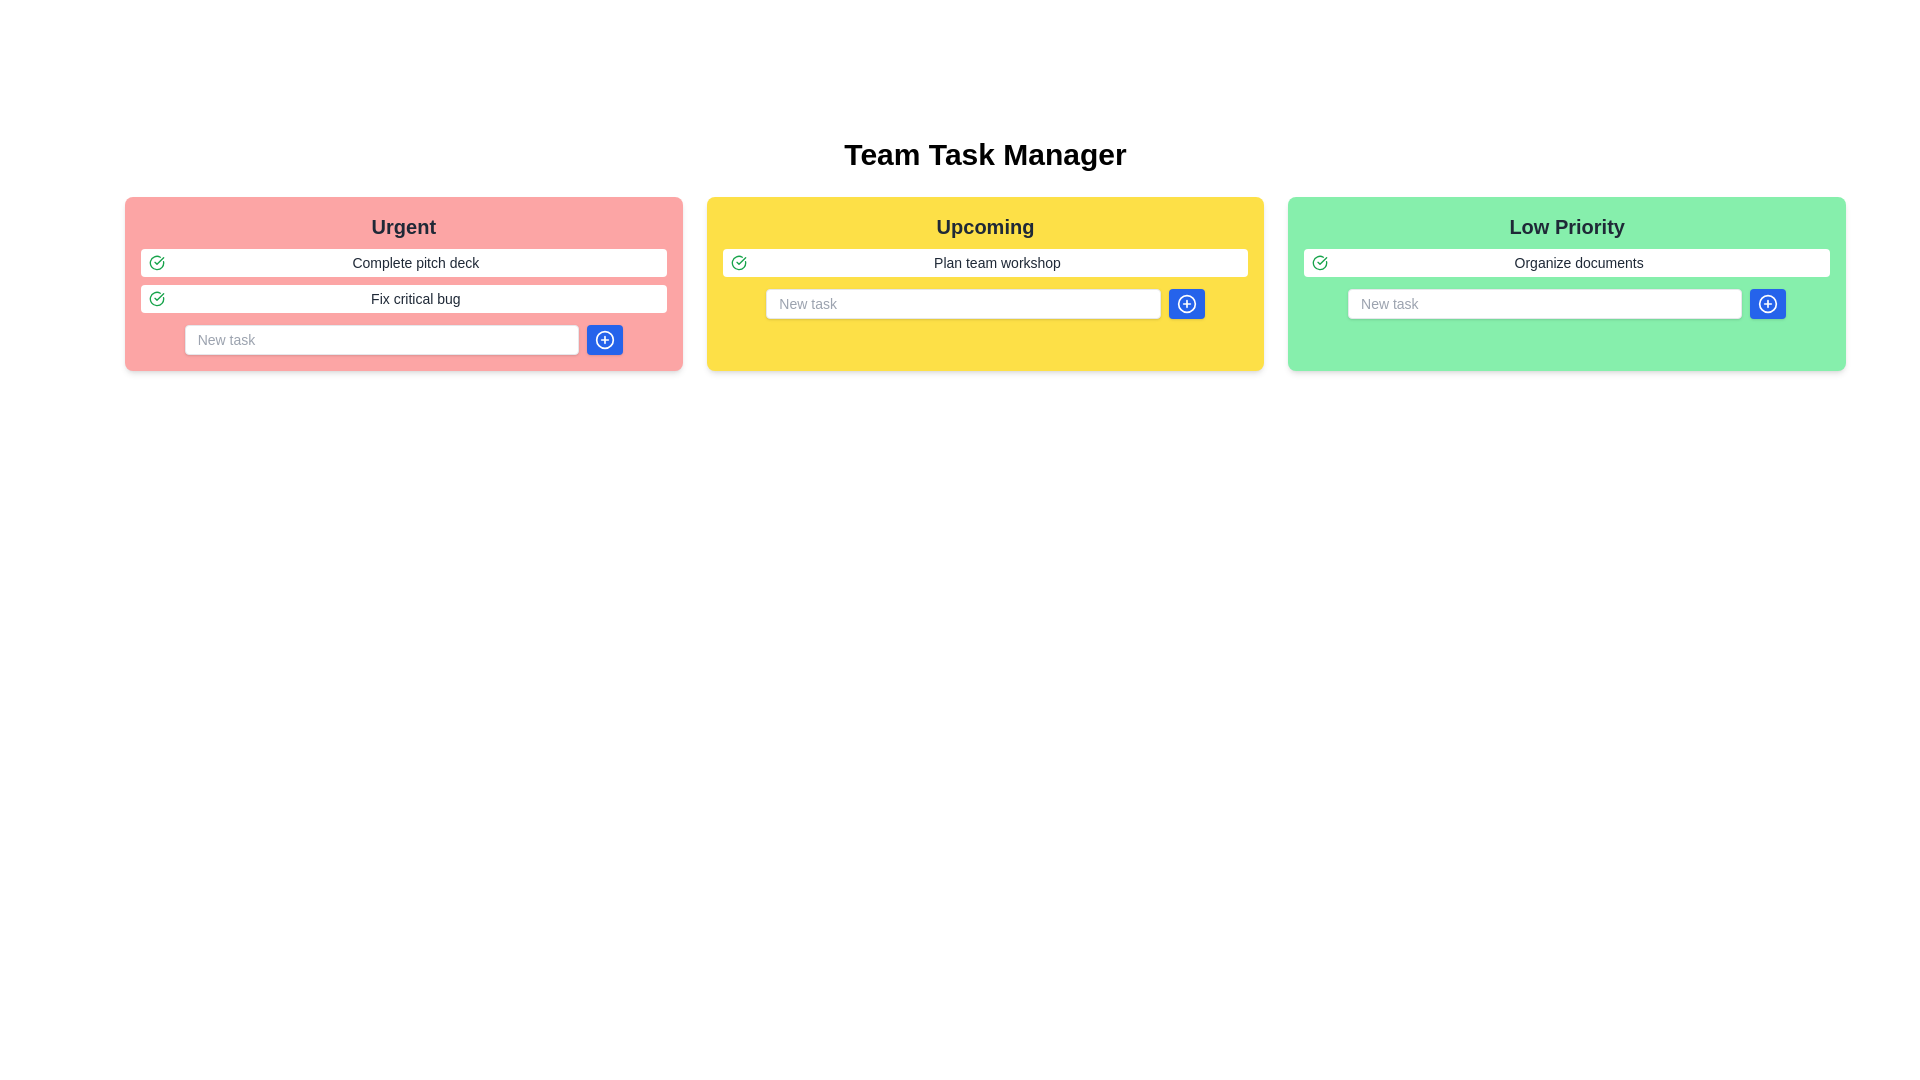 This screenshot has height=1080, width=1920. What do you see at coordinates (1578, 261) in the screenshot?
I see `text of the 'Low Priority' task label located in the green section of the interface, positioned above the new task input field` at bounding box center [1578, 261].